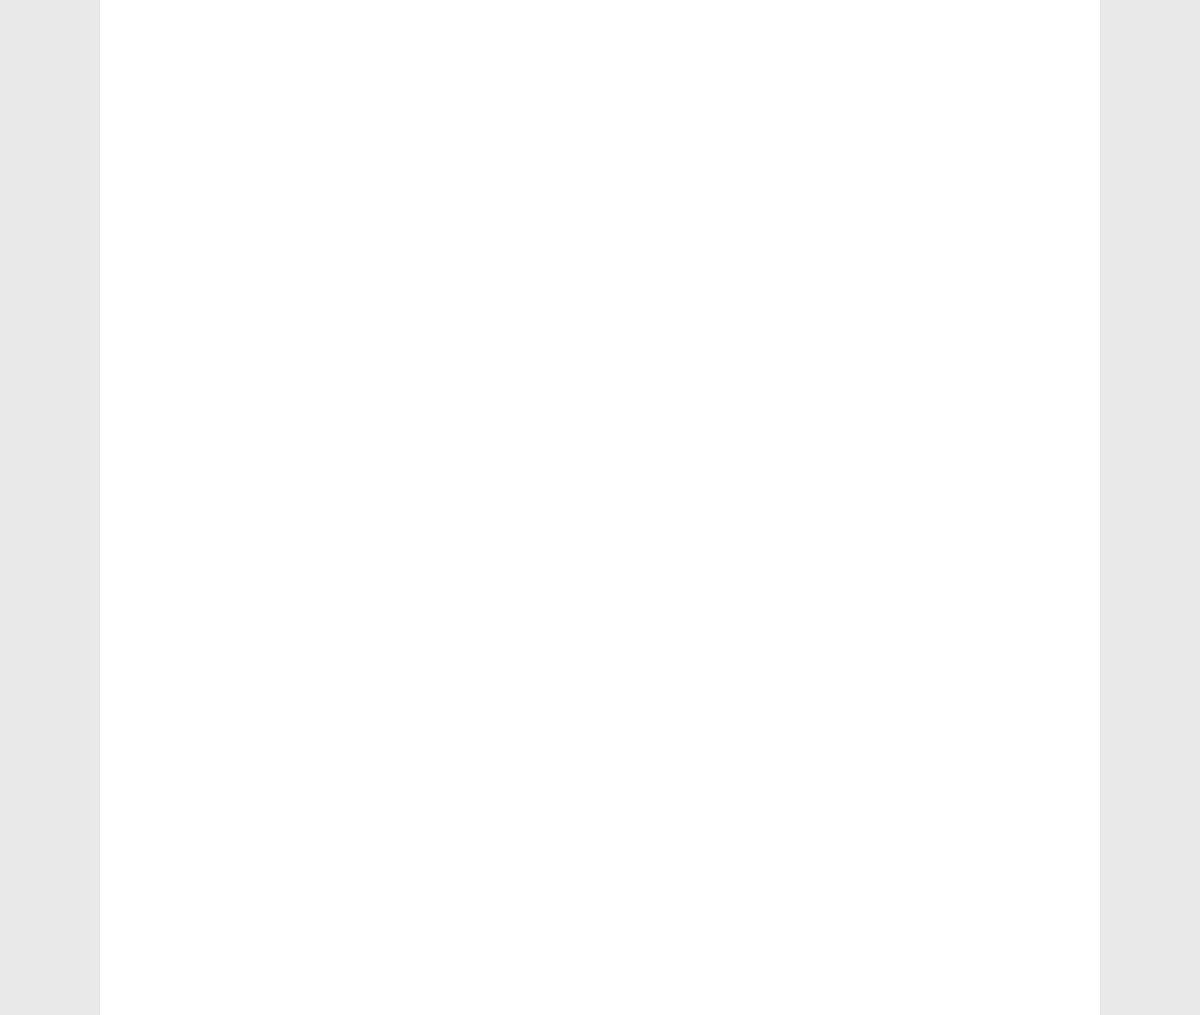 This screenshot has height=1015, width=1200. What do you see at coordinates (875, 47) in the screenshot?
I see `'css'` at bounding box center [875, 47].